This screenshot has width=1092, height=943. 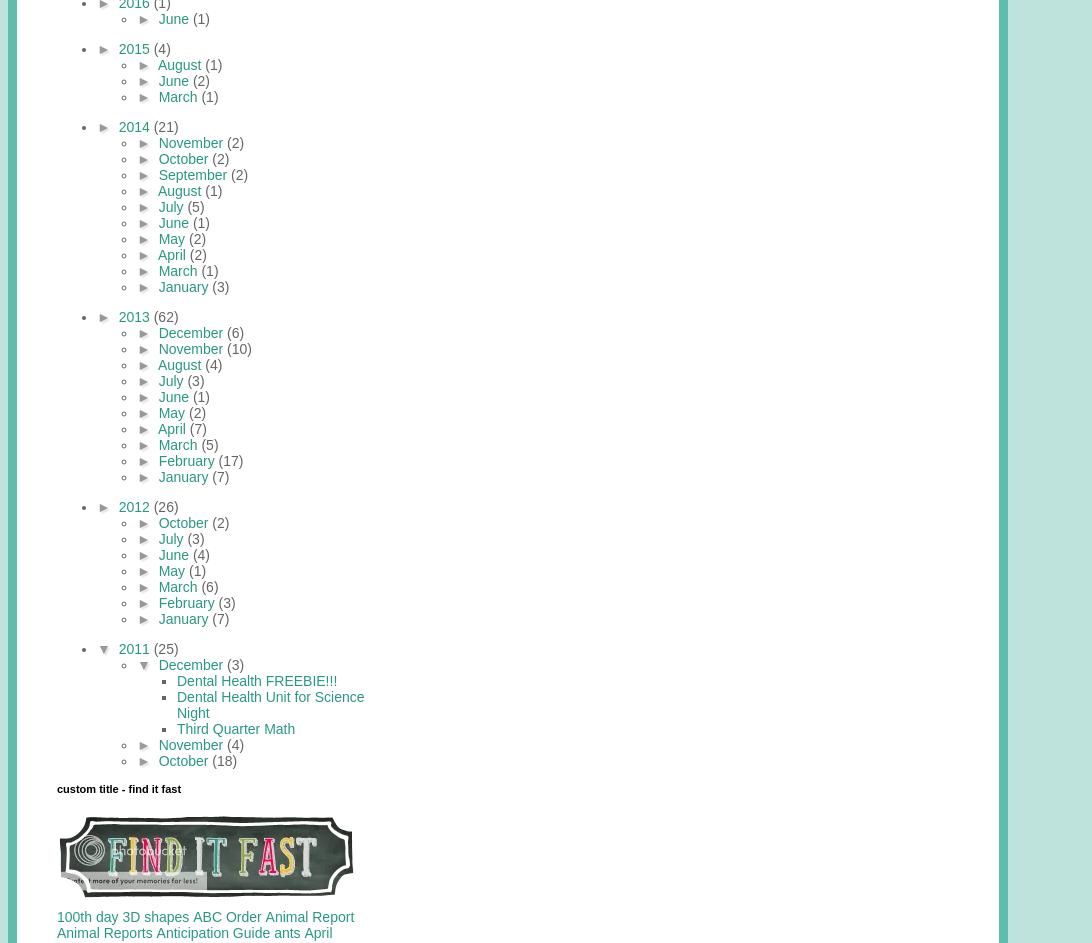 What do you see at coordinates (87, 915) in the screenshot?
I see `'100th day'` at bounding box center [87, 915].